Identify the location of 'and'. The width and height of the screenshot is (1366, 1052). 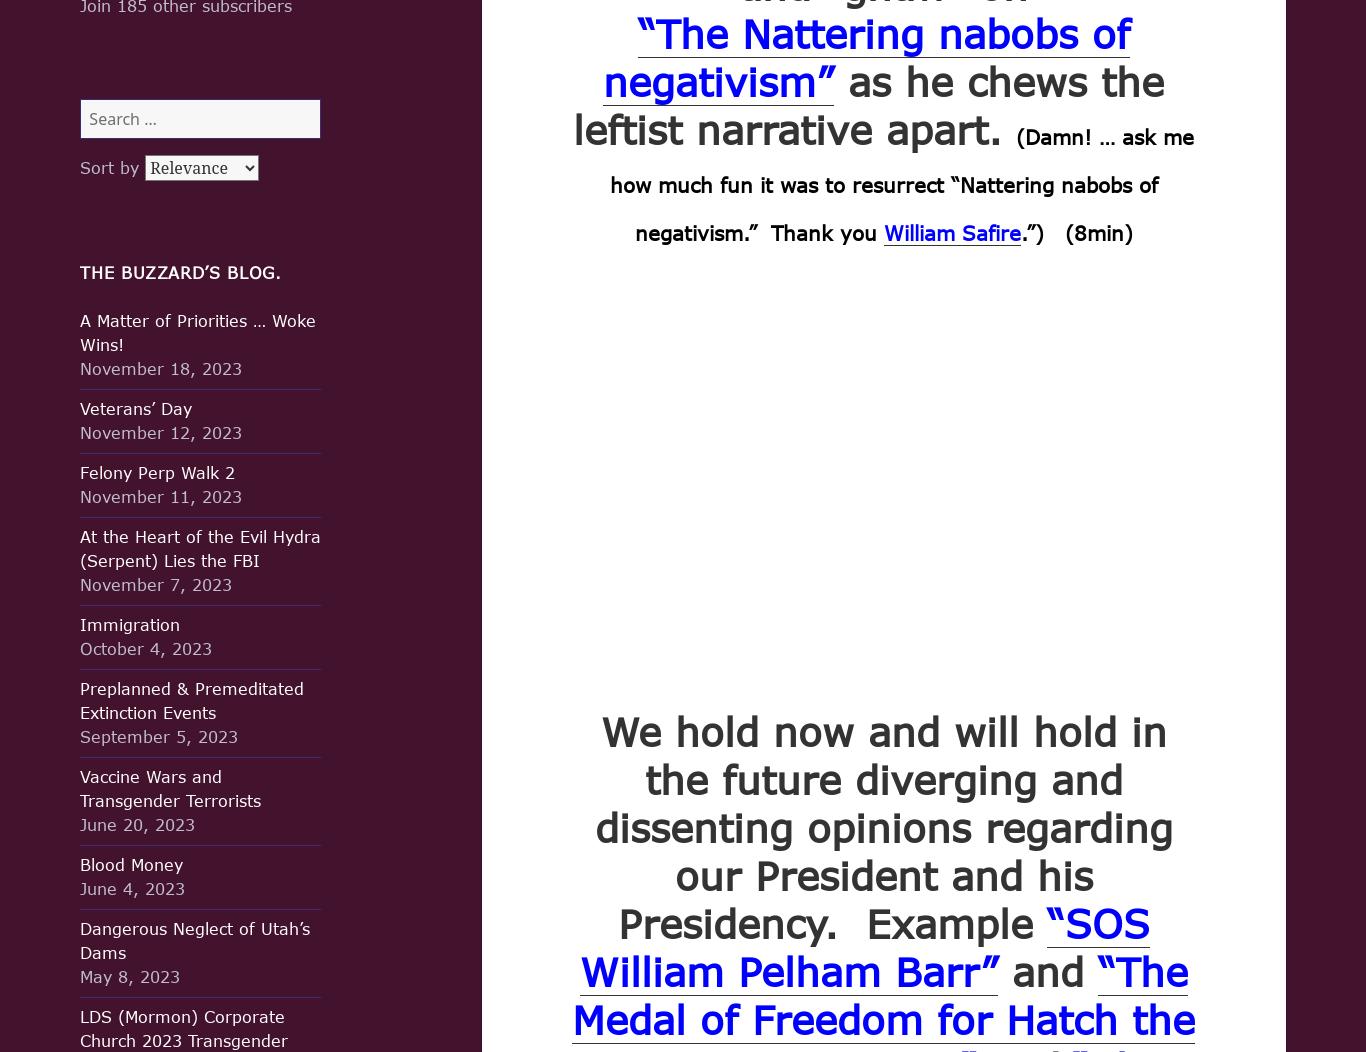
(1046, 971).